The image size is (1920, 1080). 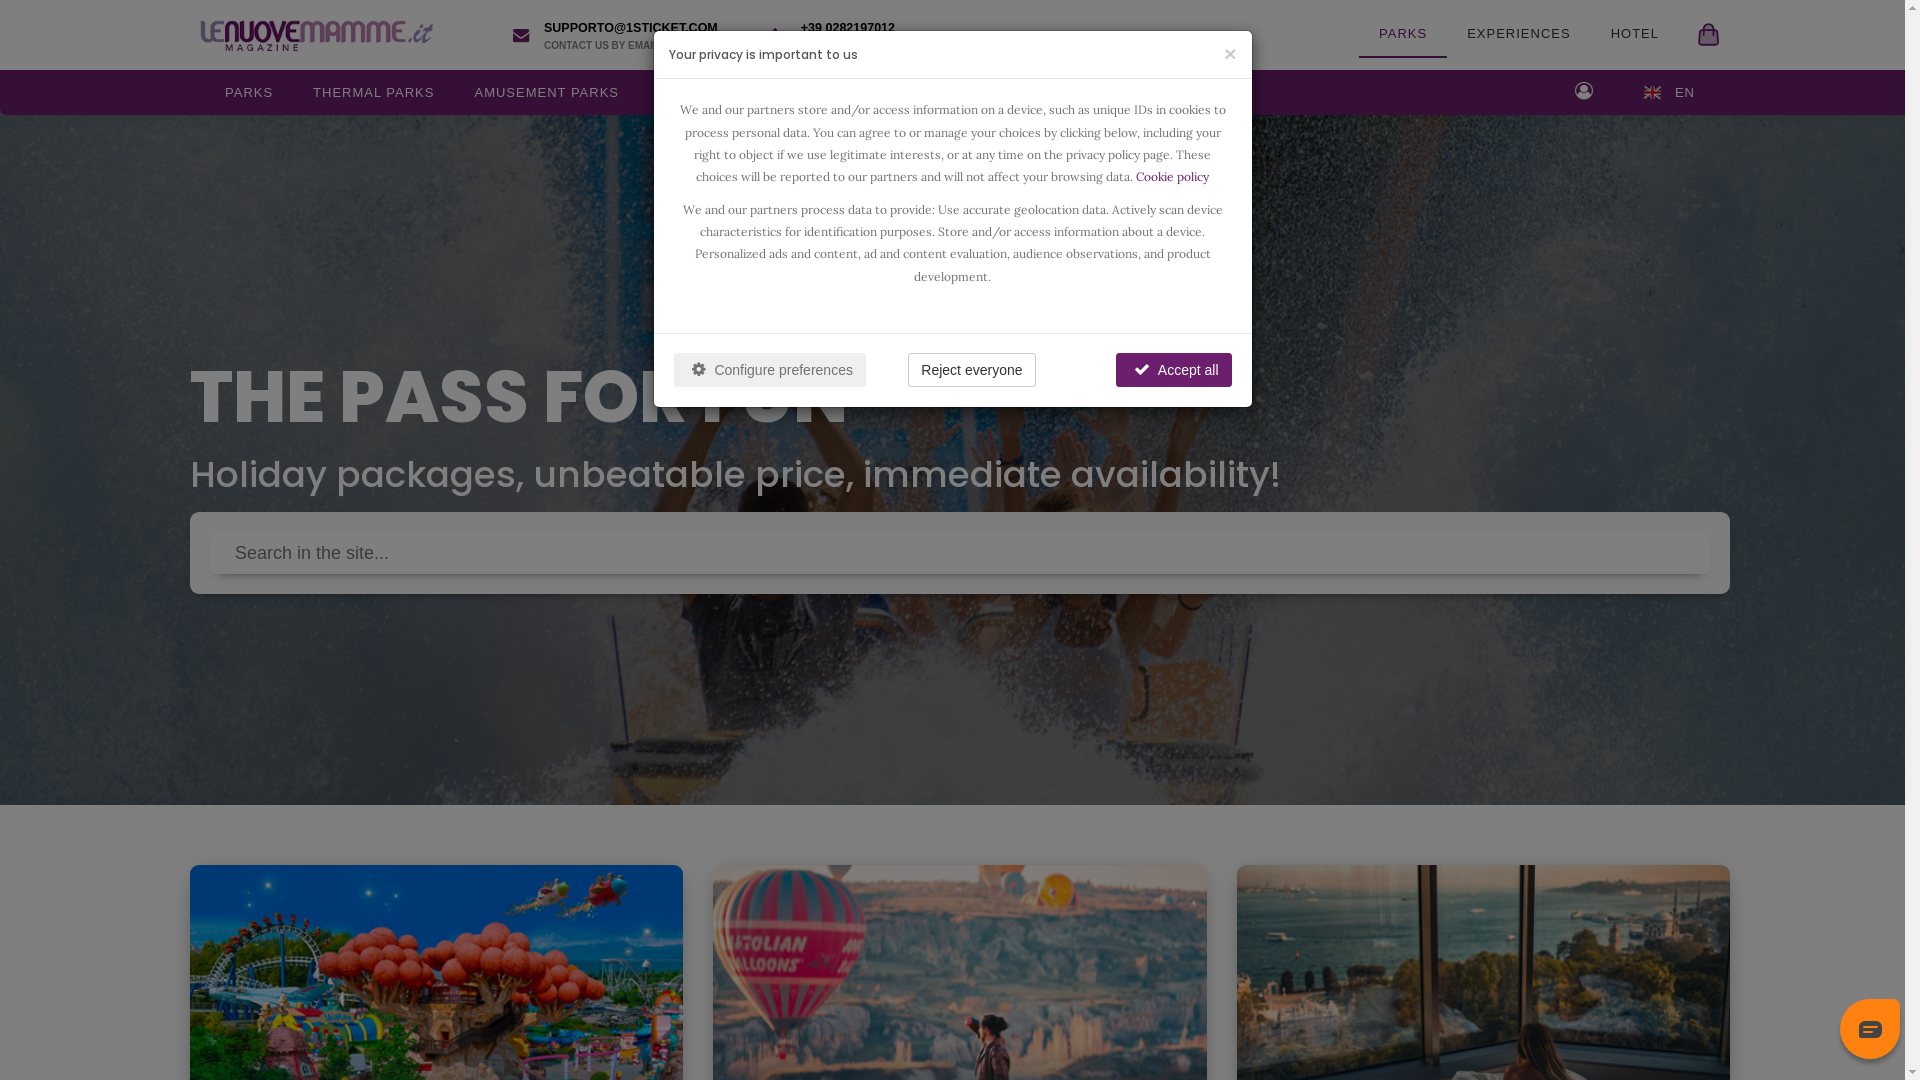 What do you see at coordinates (768, 370) in the screenshot?
I see `'Configure preferences'` at bounding box center [768, 370].